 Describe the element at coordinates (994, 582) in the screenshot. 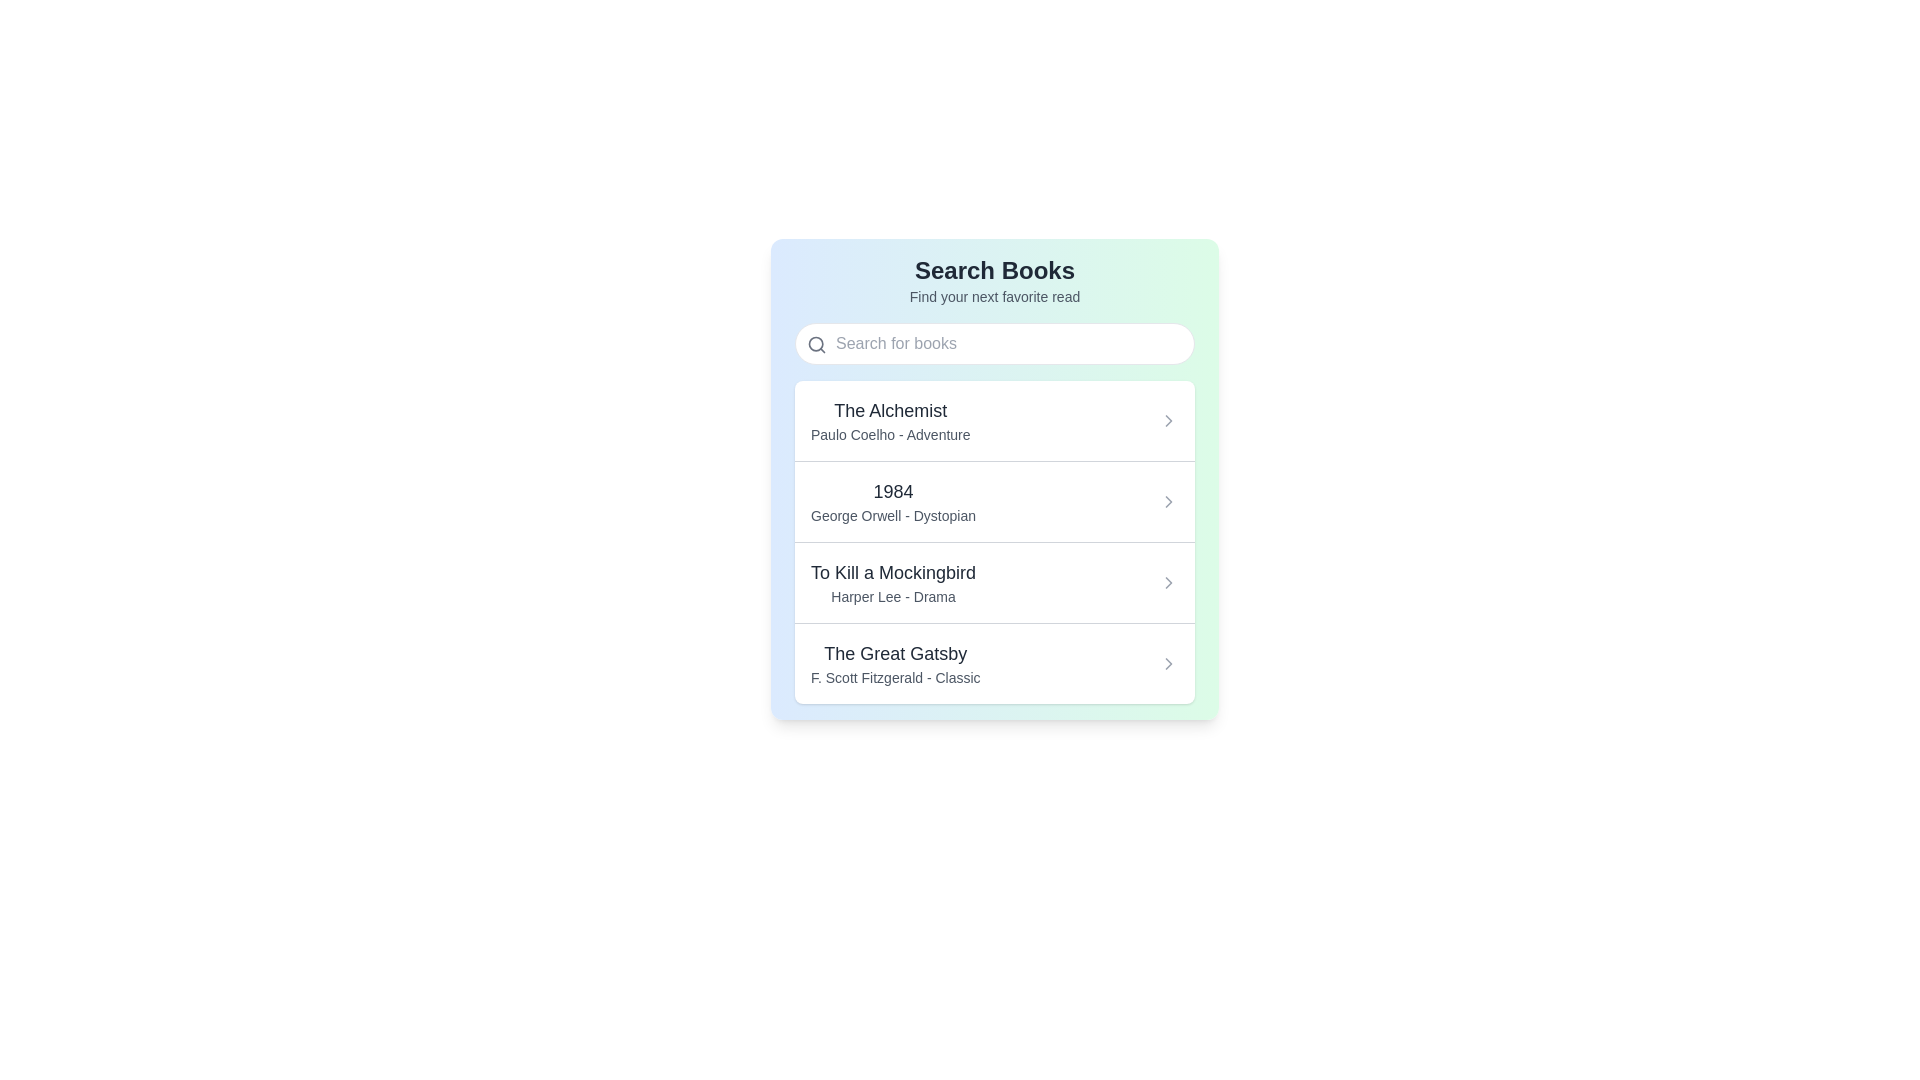

I see `the selectable book item in the list that represents 'To Kill a Mockingbird', which is the third item in the list located between '1984' and 'The Great Gatsby'` at that location.